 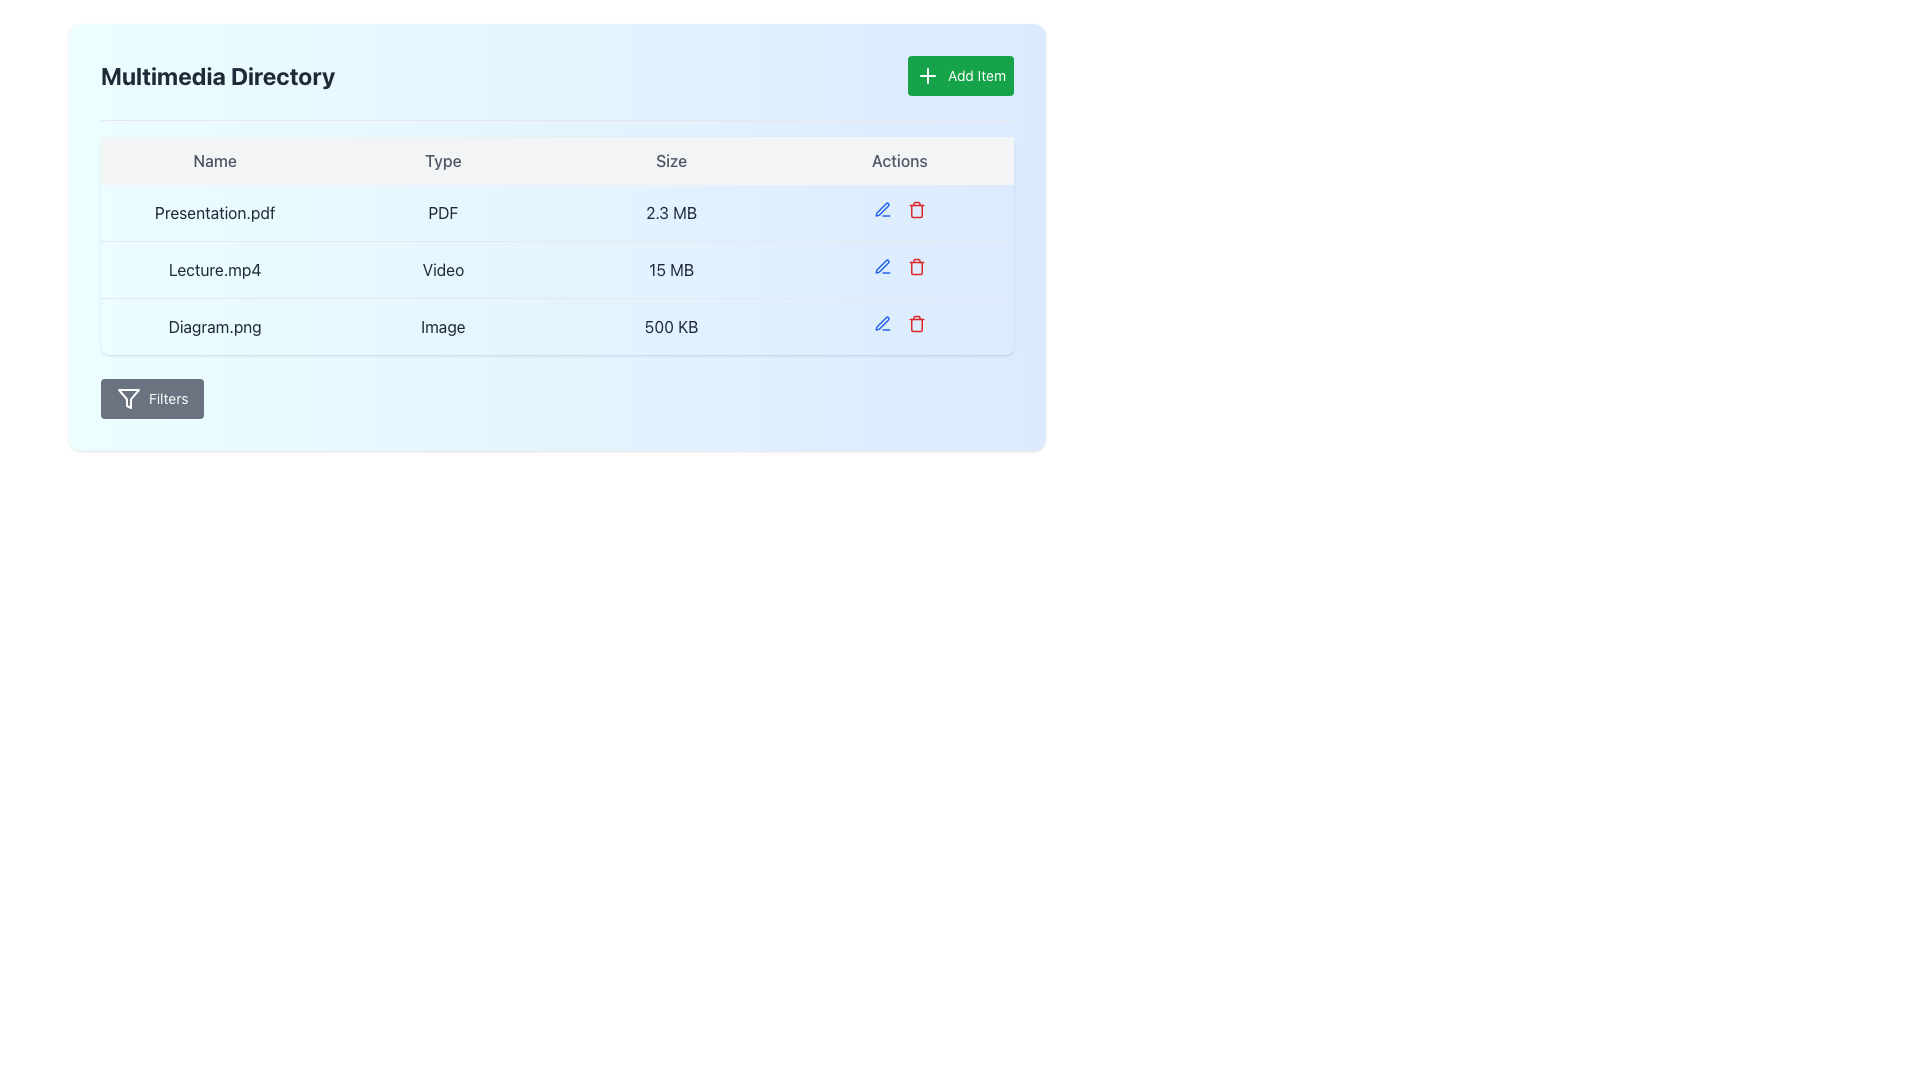 I want to click on the filter icon located to the left of the 'Filters' button at the bottom-left corner of the interface, so click(x=128, y=398).